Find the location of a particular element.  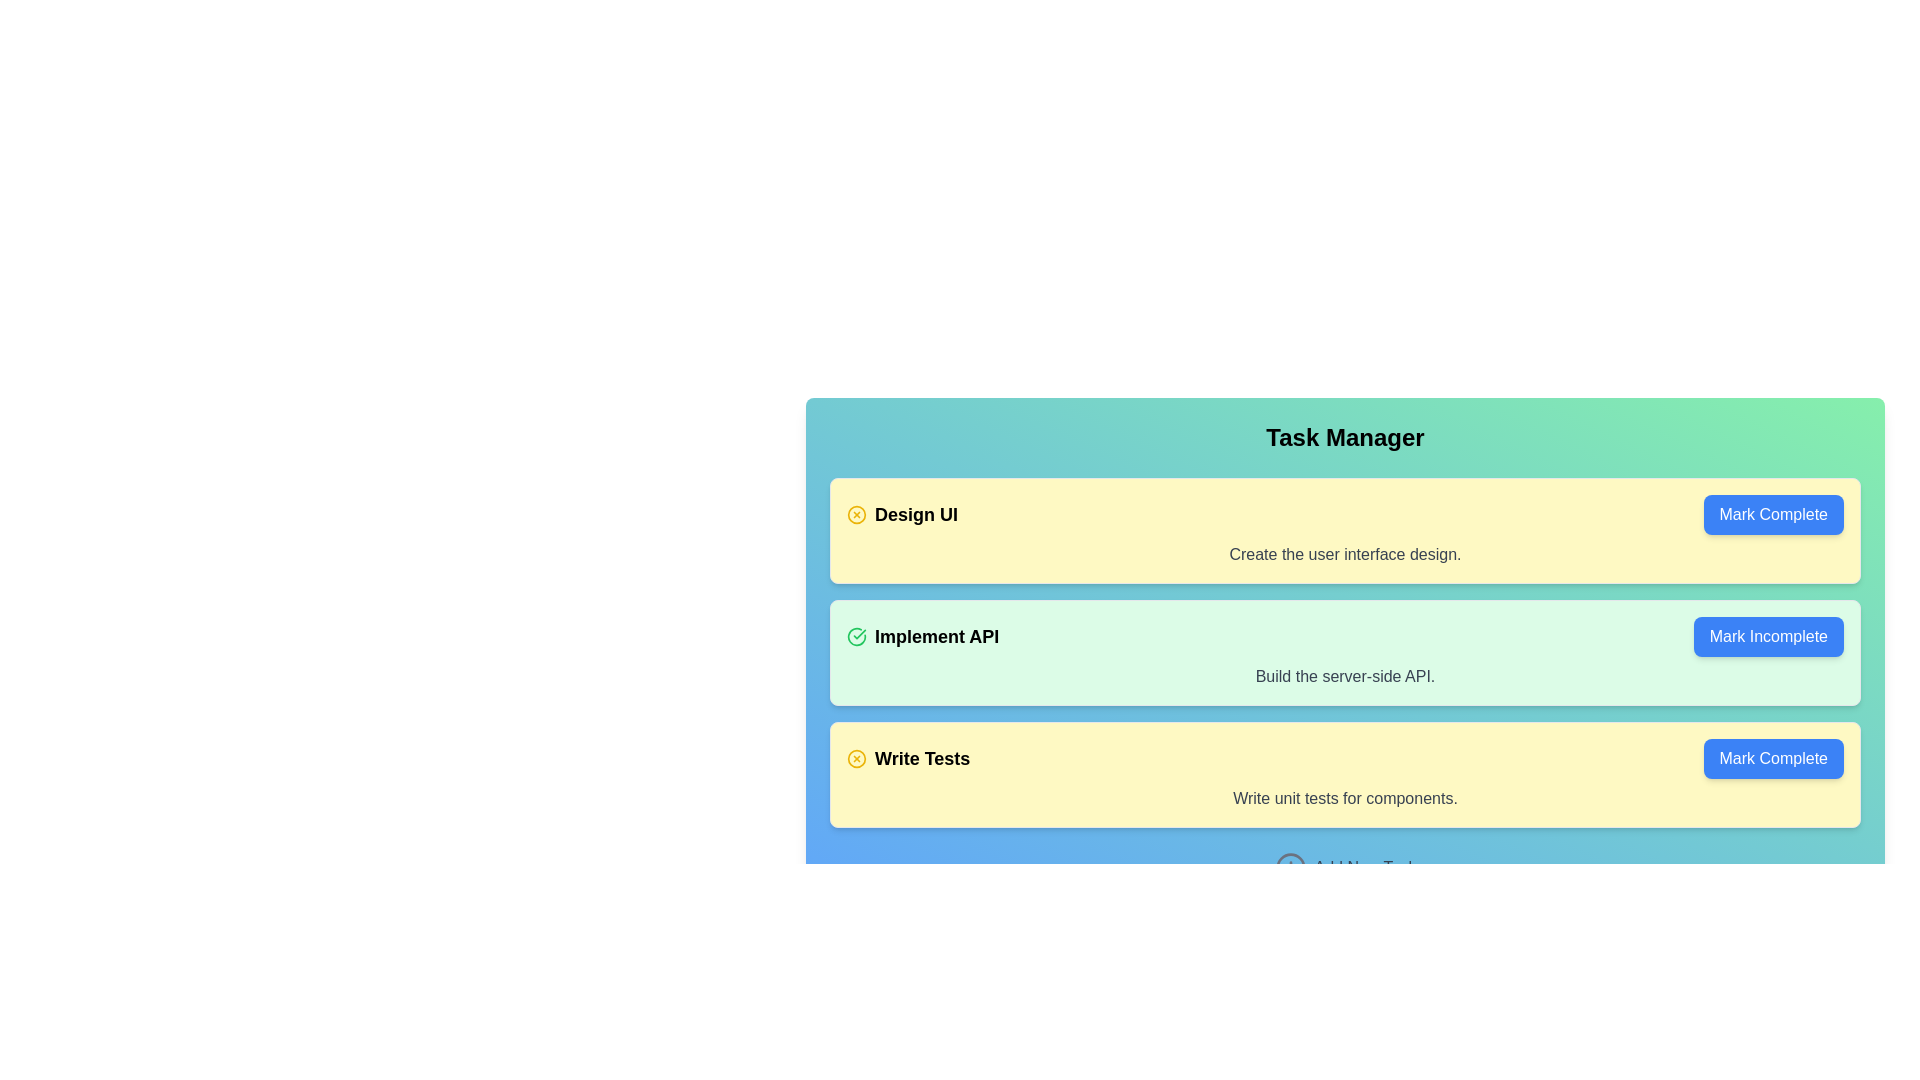

text label 'Write Tests' which is bold and located next to a yellow circular icon with a cross symbol, positioned in the third task row of the 'Task Manager' interface is located at coordinates (907, 759).